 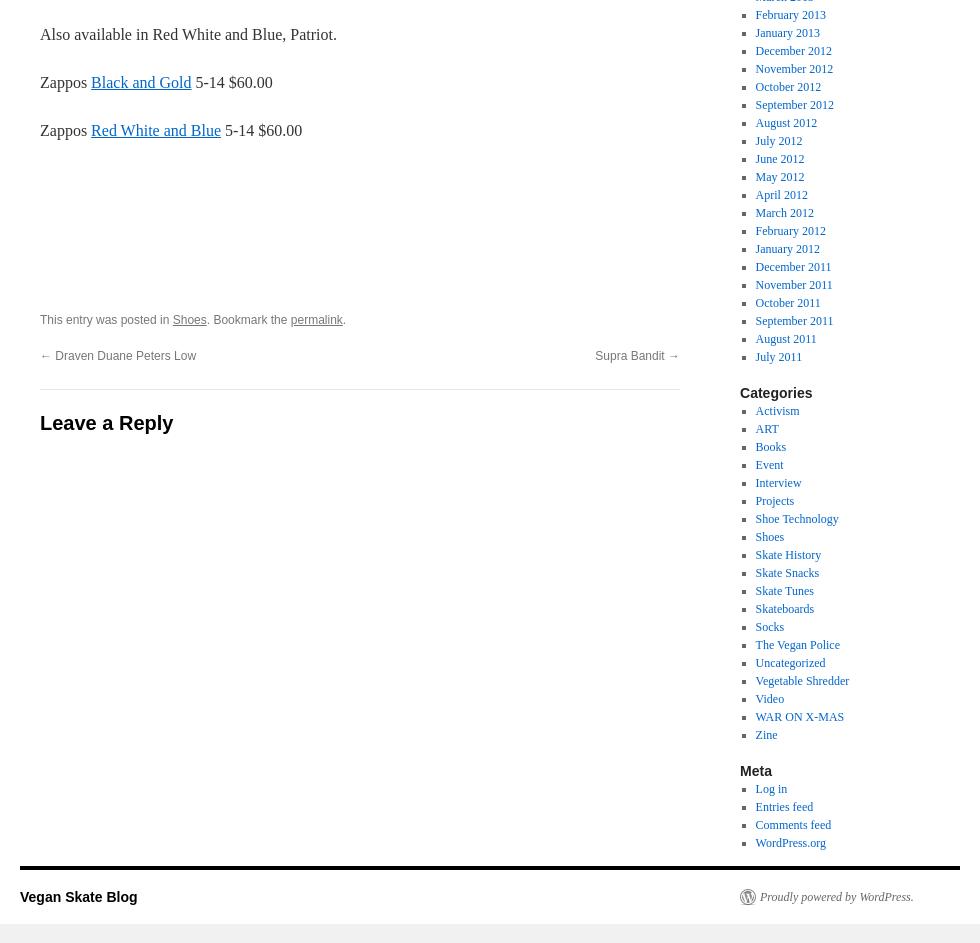 I want to click on 'Black and Gold', so click(x=91, y=81).